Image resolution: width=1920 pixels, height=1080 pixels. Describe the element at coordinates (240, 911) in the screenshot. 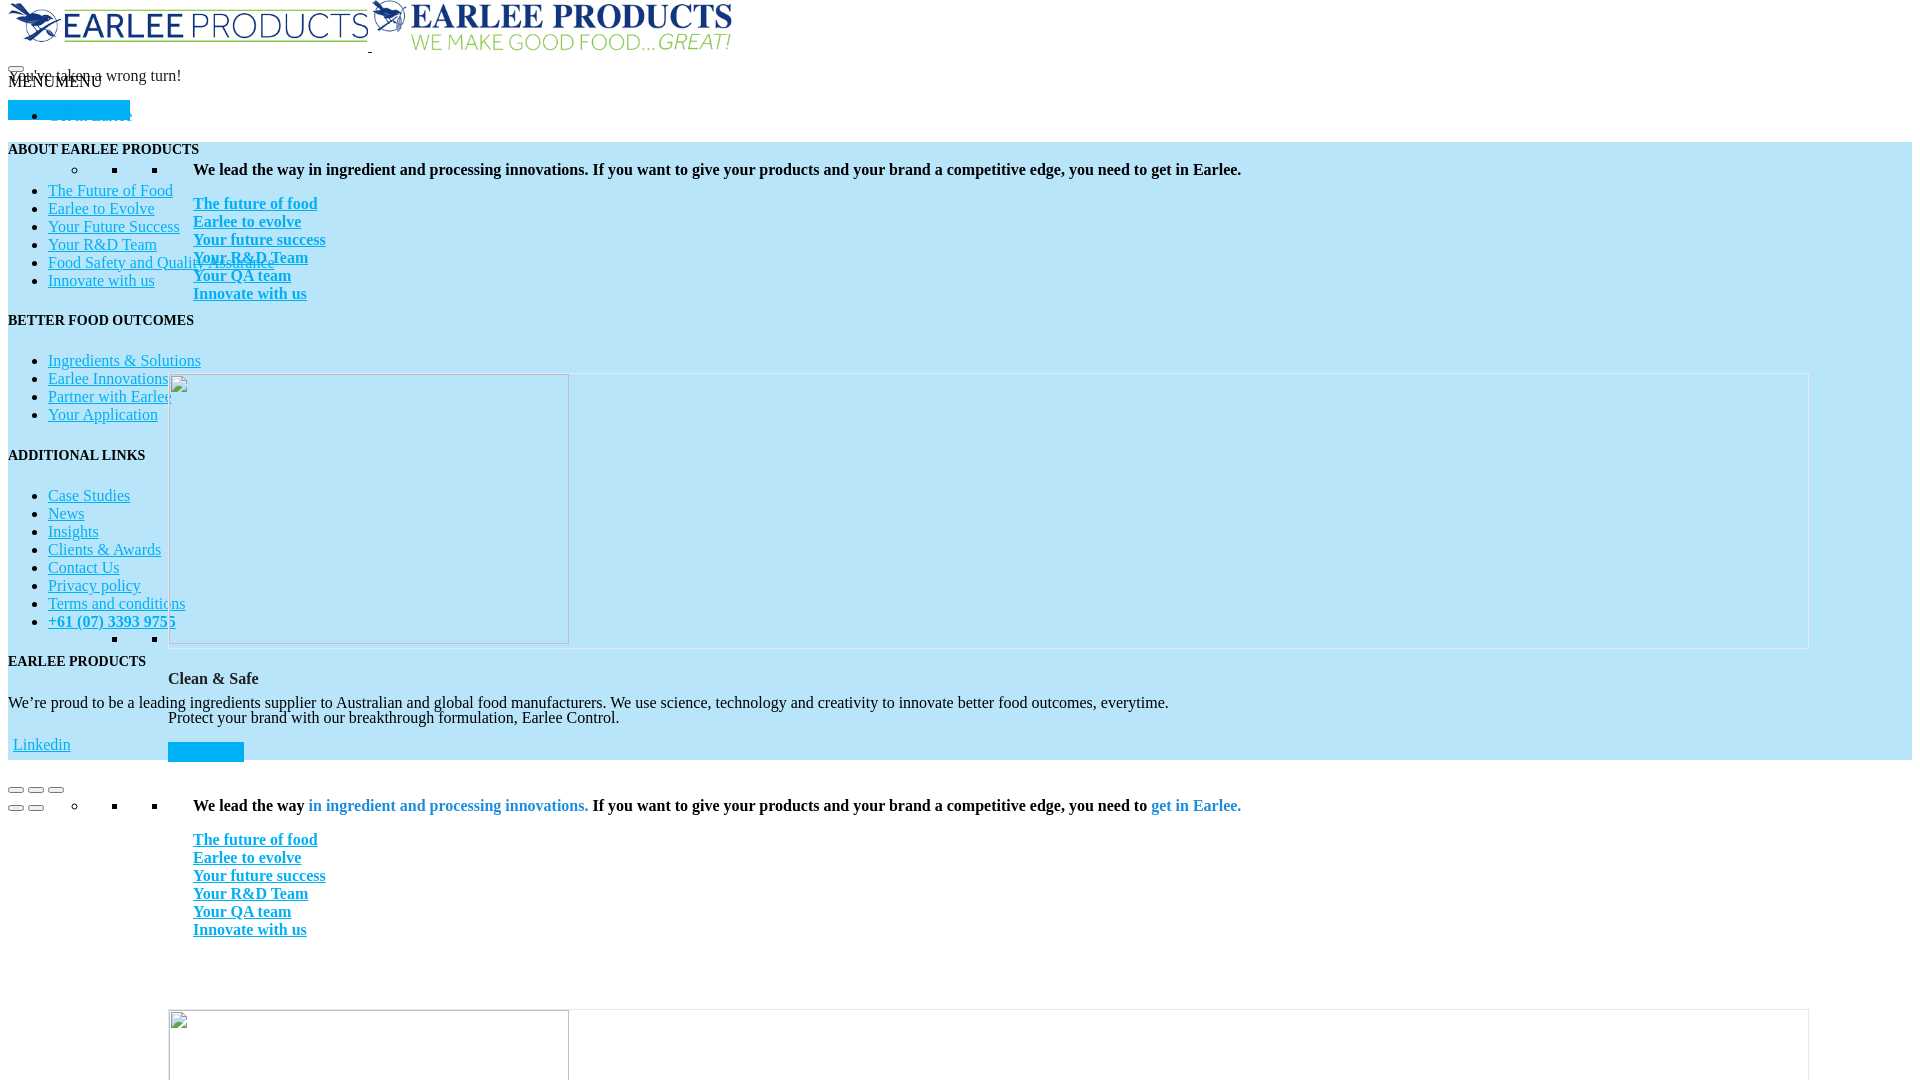

I see `'Your QA team'` at that location.